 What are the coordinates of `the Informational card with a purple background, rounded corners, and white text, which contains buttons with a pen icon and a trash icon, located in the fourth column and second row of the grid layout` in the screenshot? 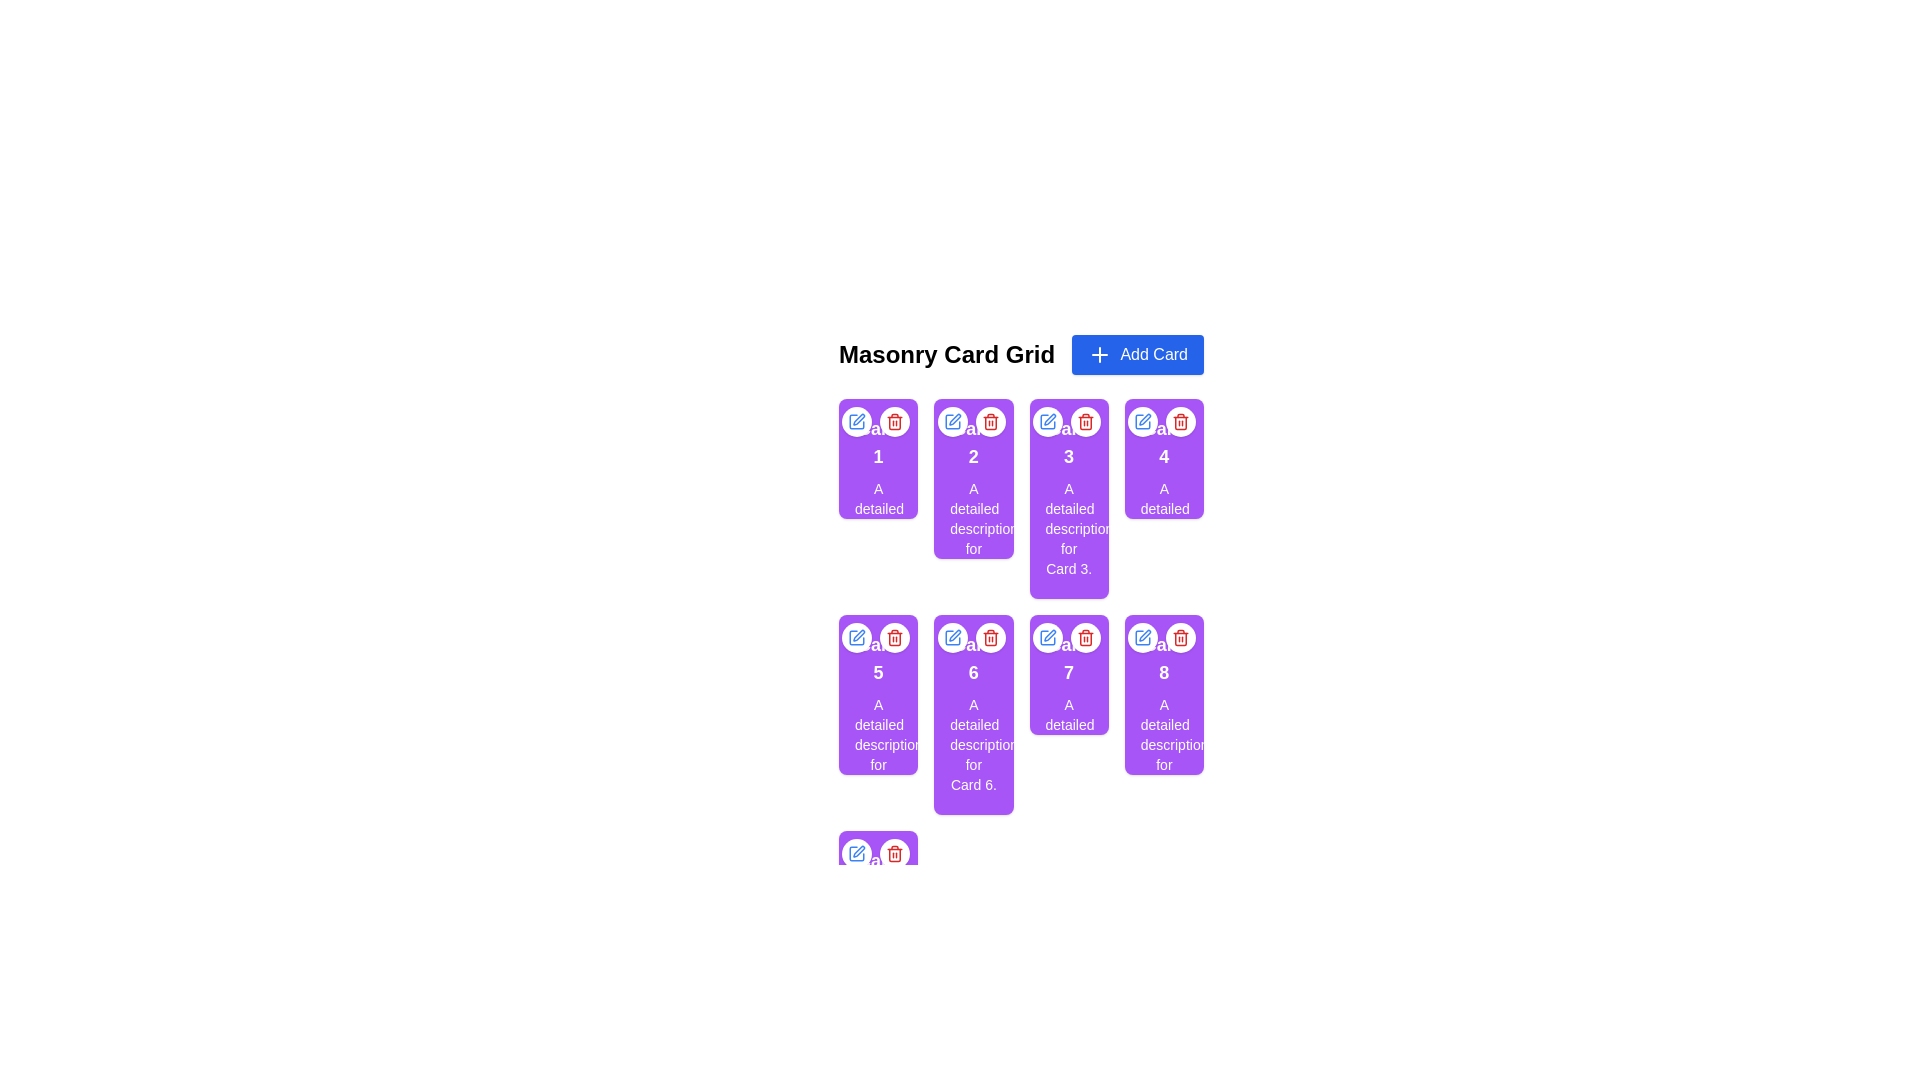 It's located at (1164, 693).